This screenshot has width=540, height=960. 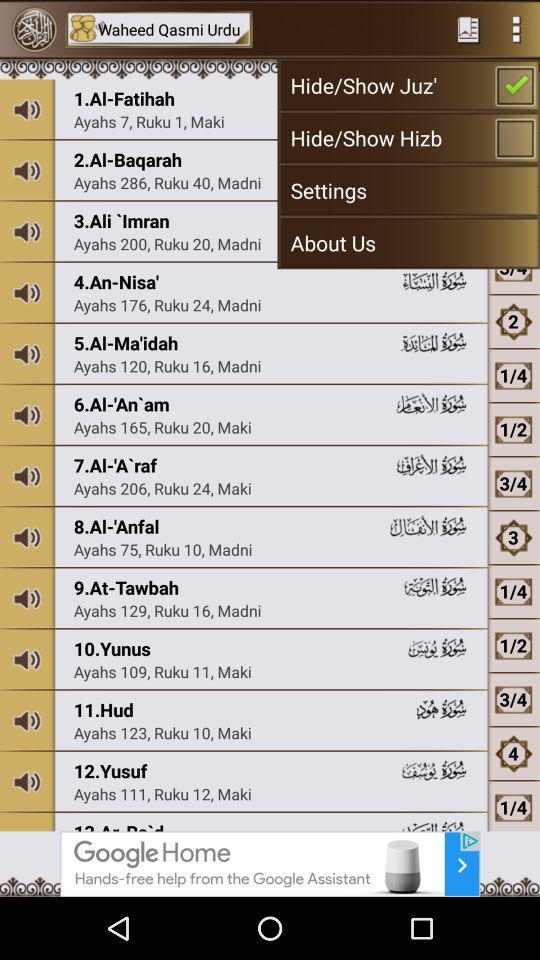 What do you see at coordinates (468, 30) in the screenshot?
I see `the bookmark icon` at bounding box center [468, 30].